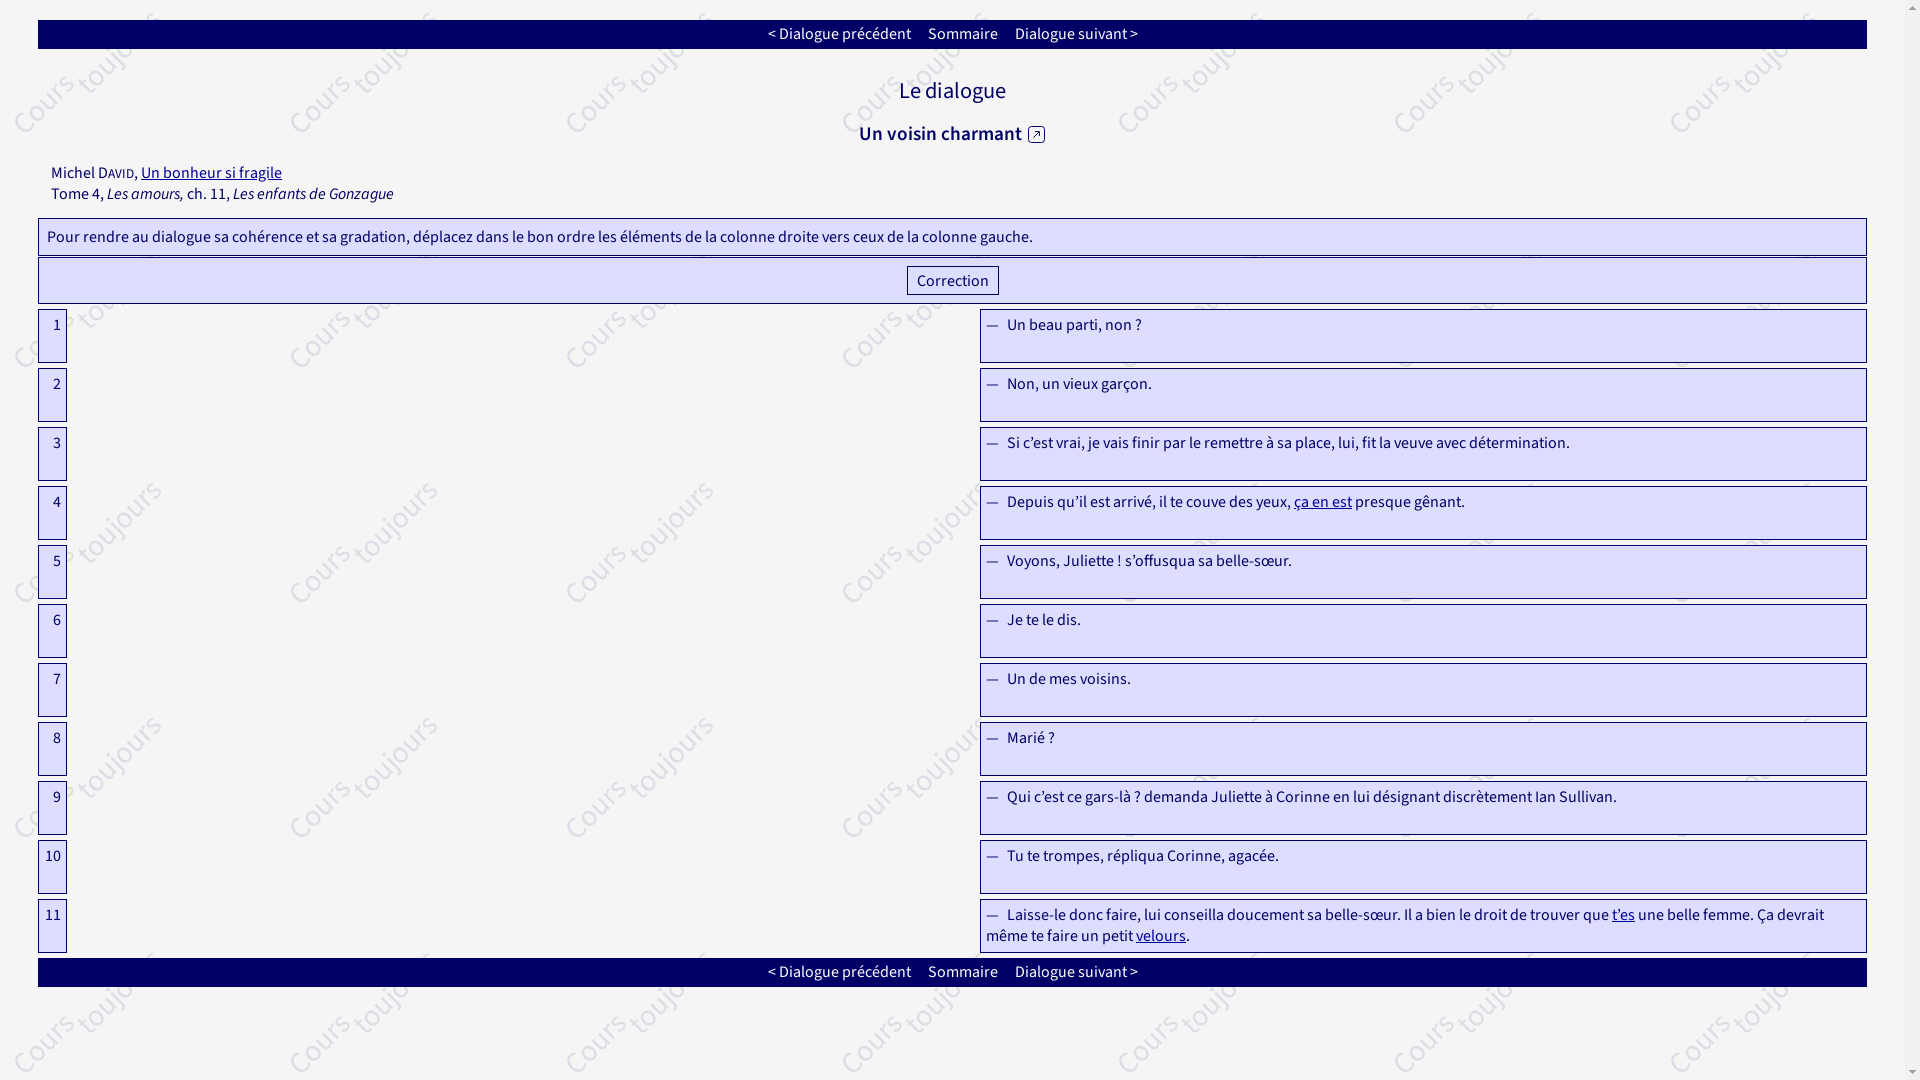 The image size is (1920, 1080). I want to click on 'Dialogue suivant >', so click(1075, 34).